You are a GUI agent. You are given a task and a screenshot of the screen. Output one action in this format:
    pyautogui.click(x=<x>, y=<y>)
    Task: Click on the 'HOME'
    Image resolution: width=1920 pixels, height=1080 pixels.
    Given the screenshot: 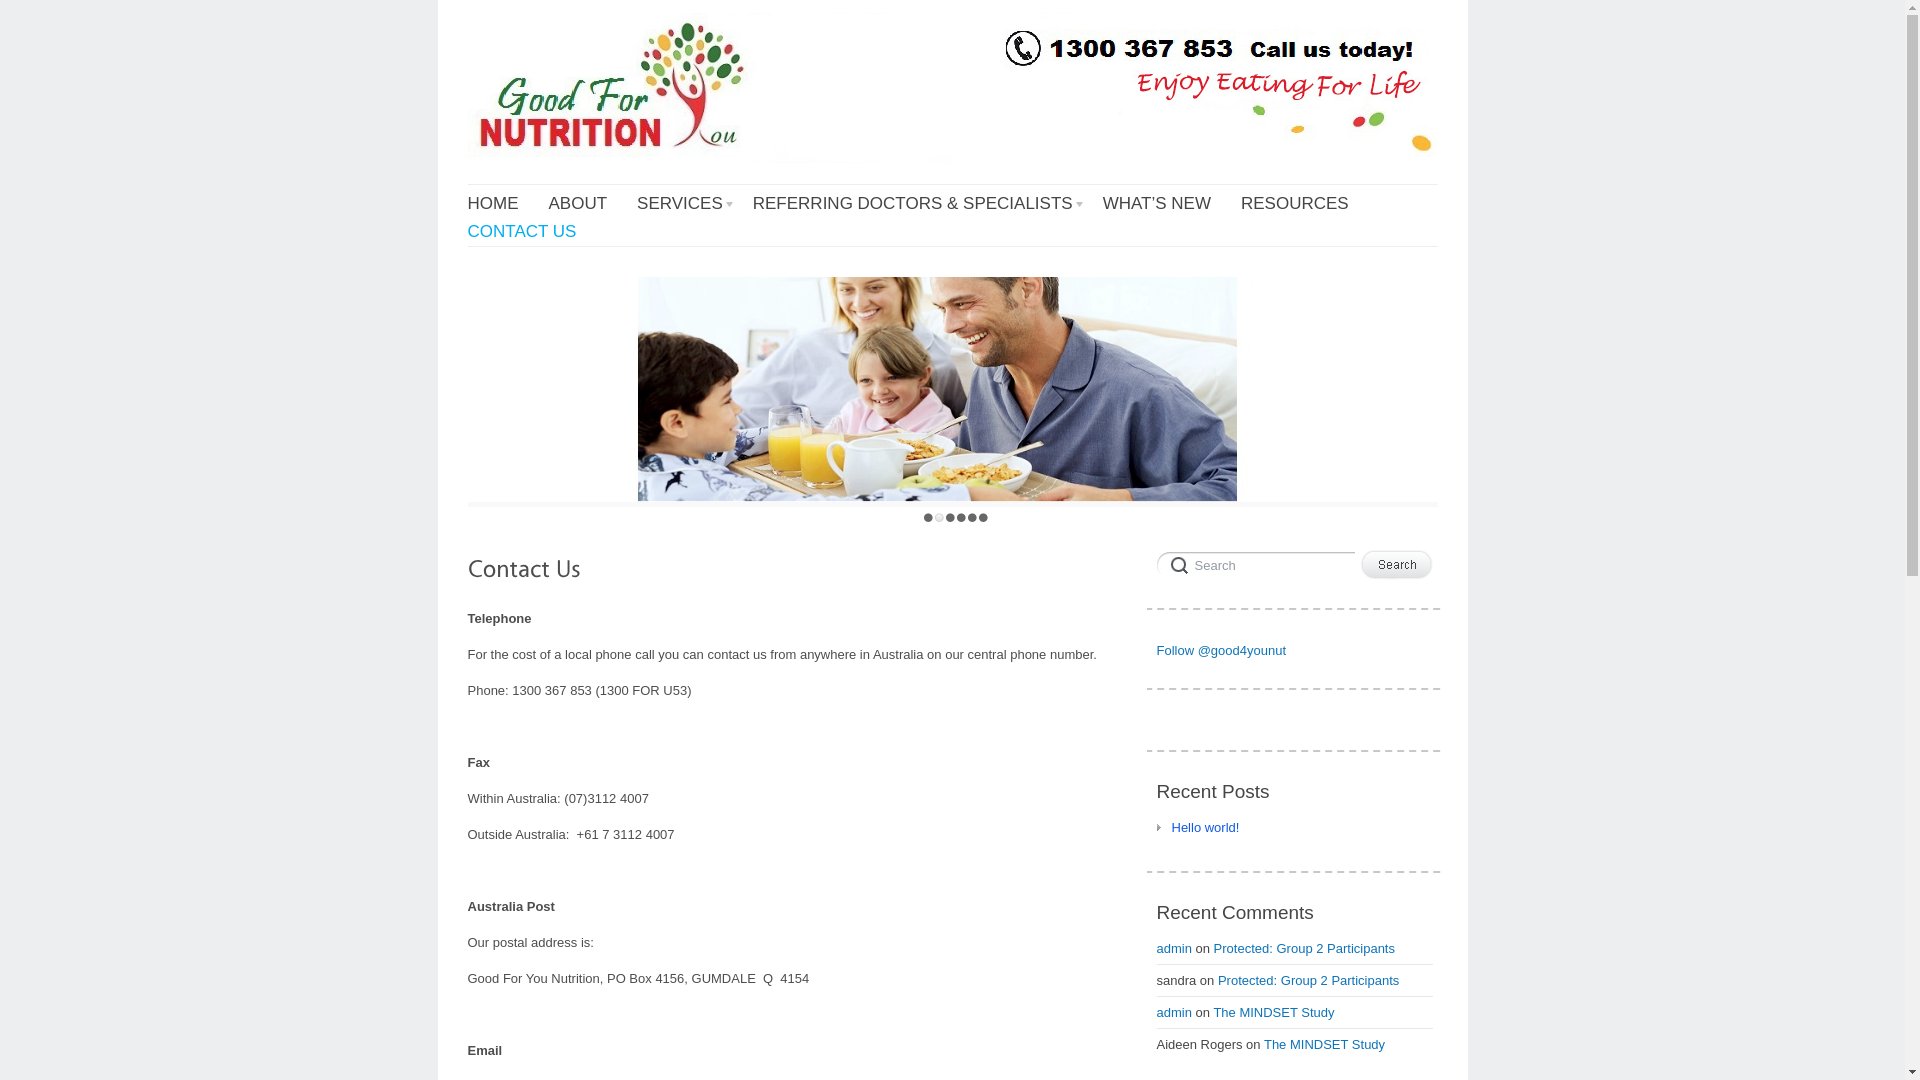 What is the action you would take?
    pyautogui.click(x=466, y=204)
    